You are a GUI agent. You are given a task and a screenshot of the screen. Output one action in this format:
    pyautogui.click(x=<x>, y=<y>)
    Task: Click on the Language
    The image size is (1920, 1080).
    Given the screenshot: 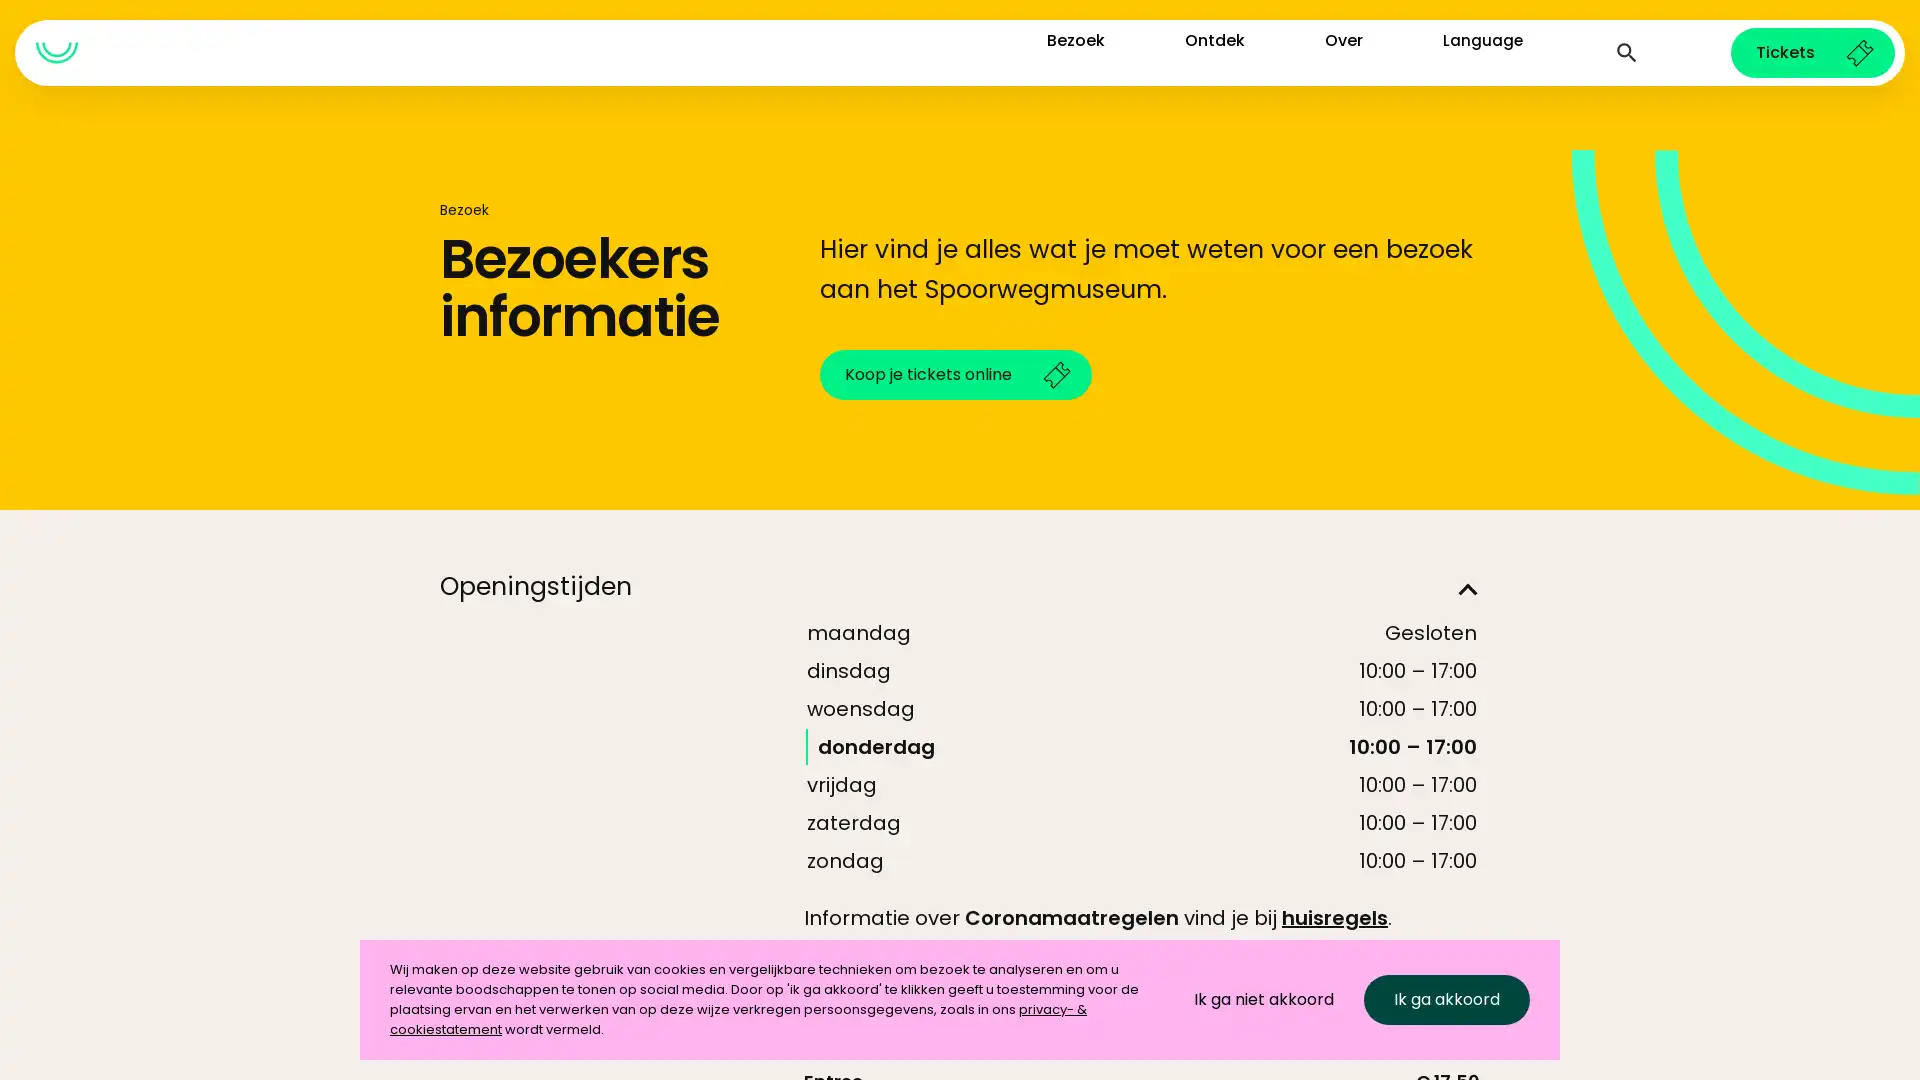 What is the action you would take?
    pyautogui.click(x=1483, y=51)
    